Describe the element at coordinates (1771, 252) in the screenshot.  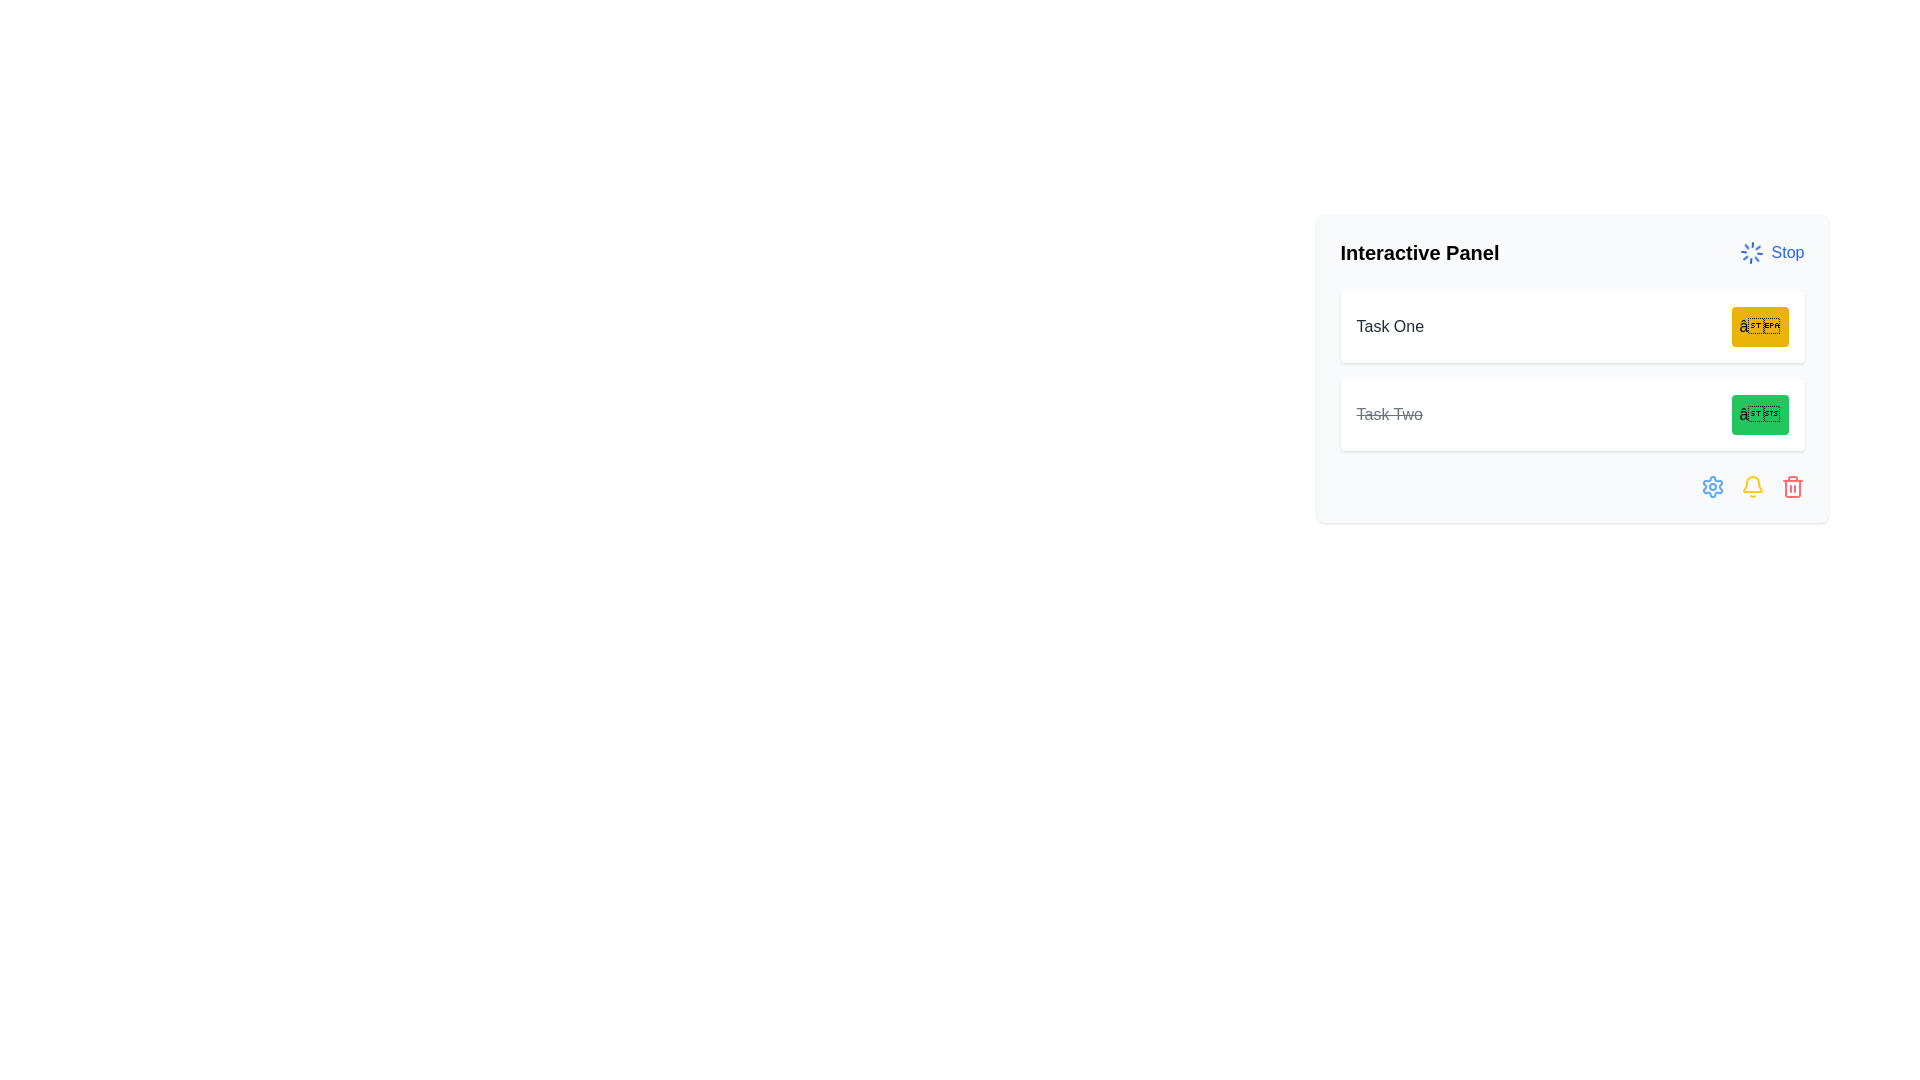
I see `the stop button located to the right of the 'Interactive Panel' header` at that location.